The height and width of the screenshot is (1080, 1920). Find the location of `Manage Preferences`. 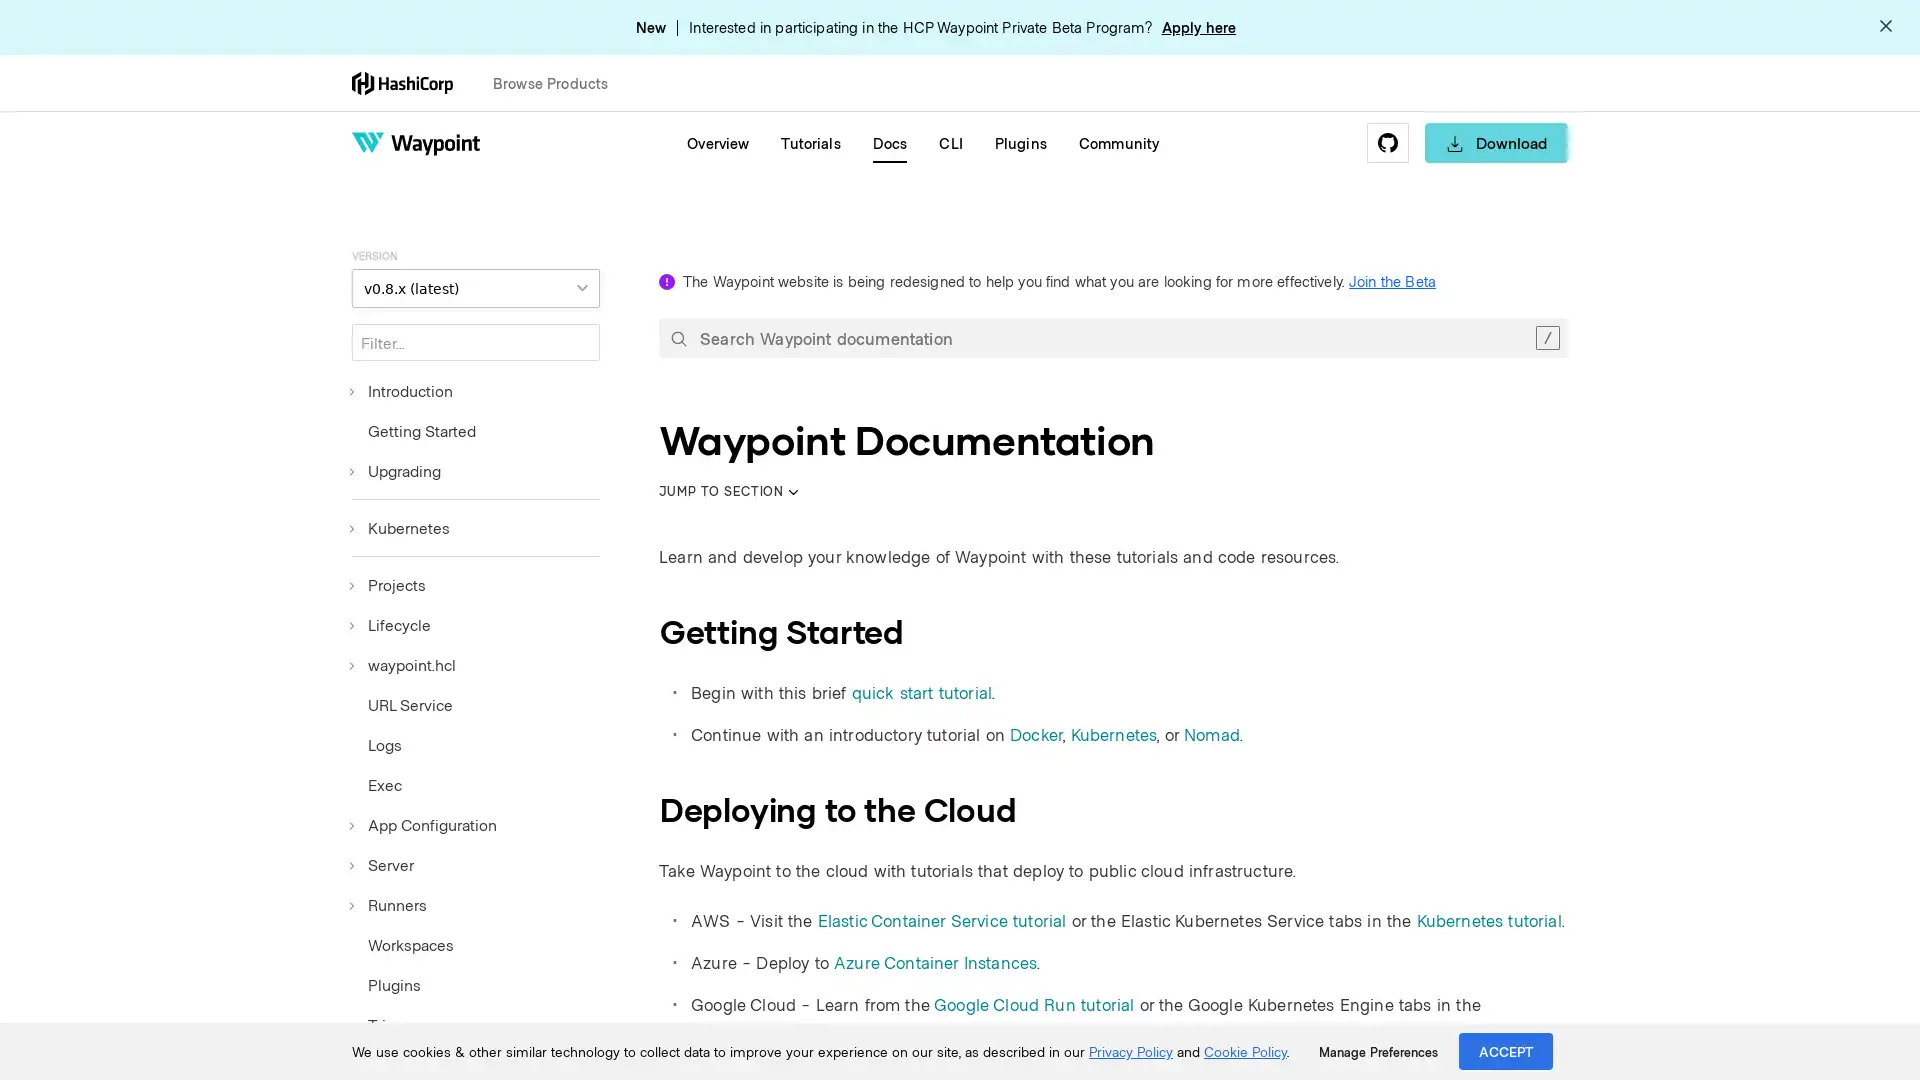

Manage Preferences is located at coordinates (1377, 1051).